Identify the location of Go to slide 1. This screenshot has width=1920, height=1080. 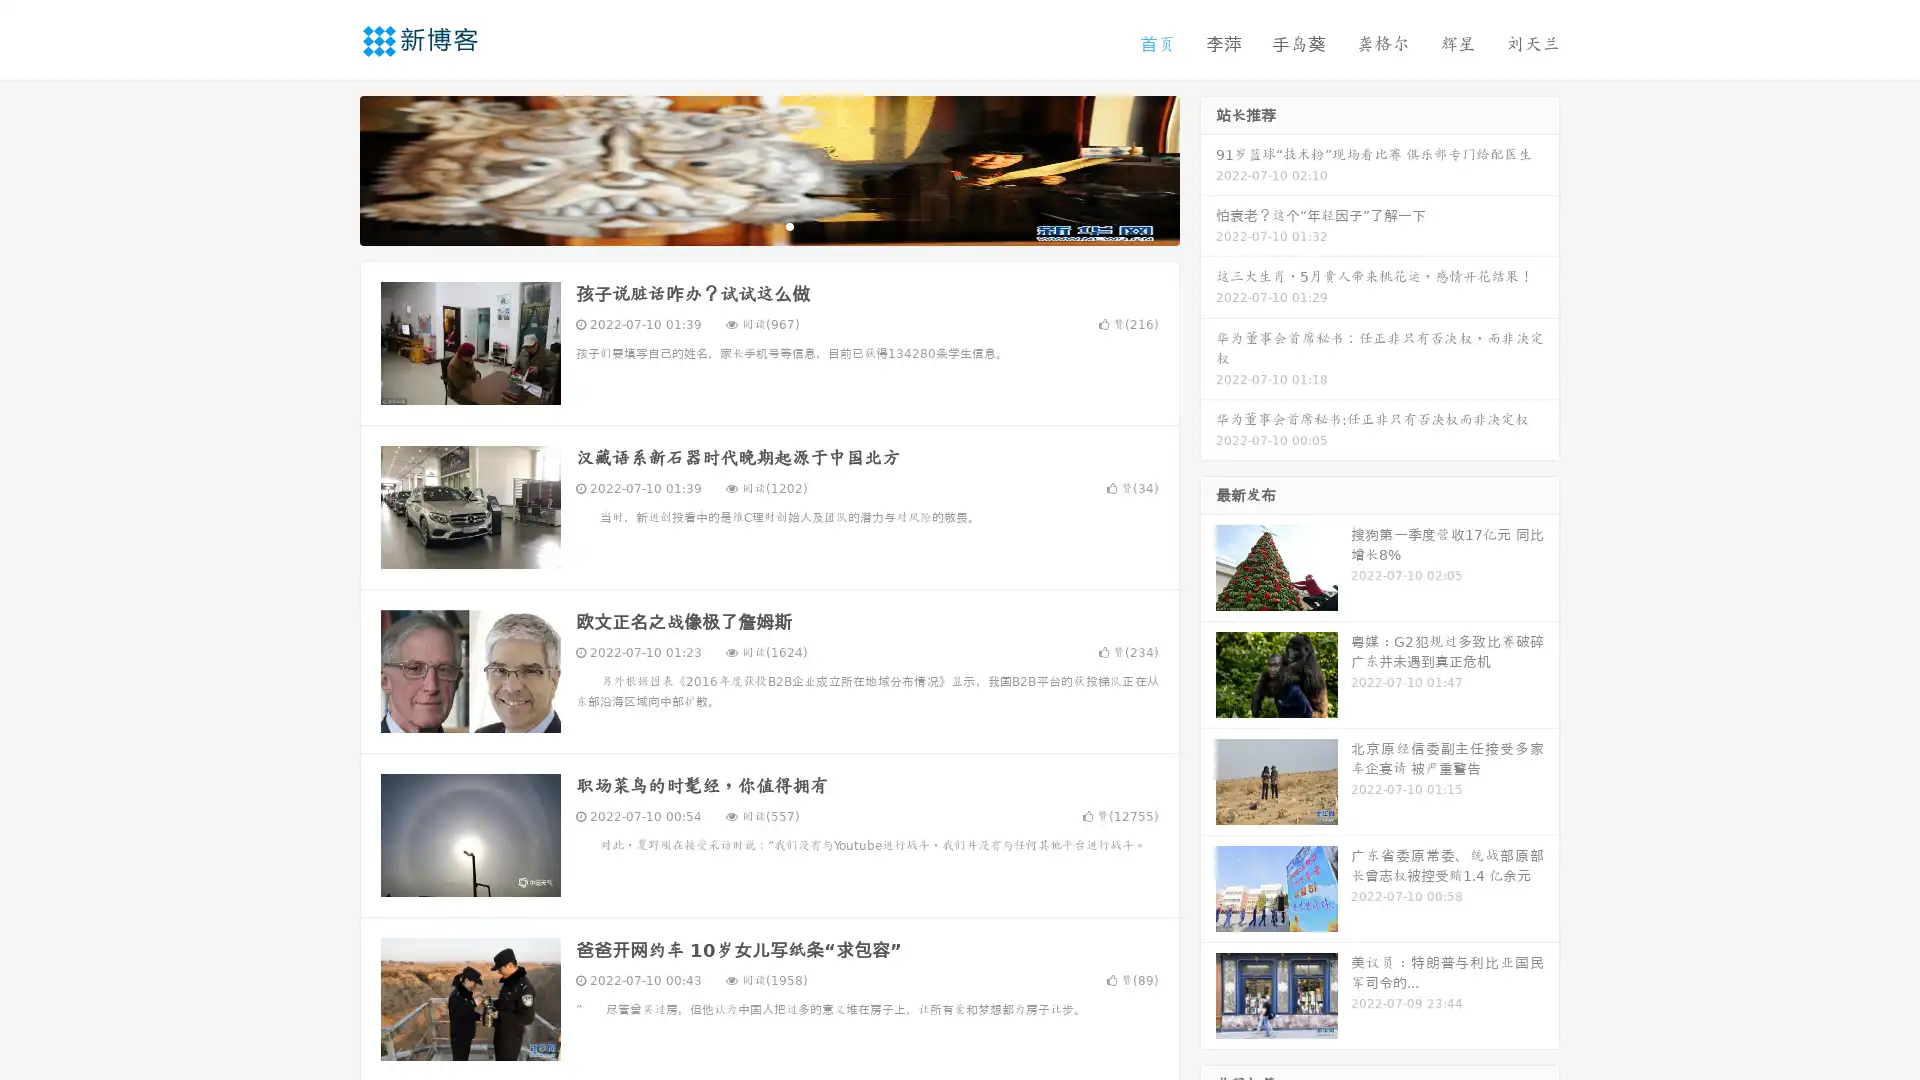
(748, 225).